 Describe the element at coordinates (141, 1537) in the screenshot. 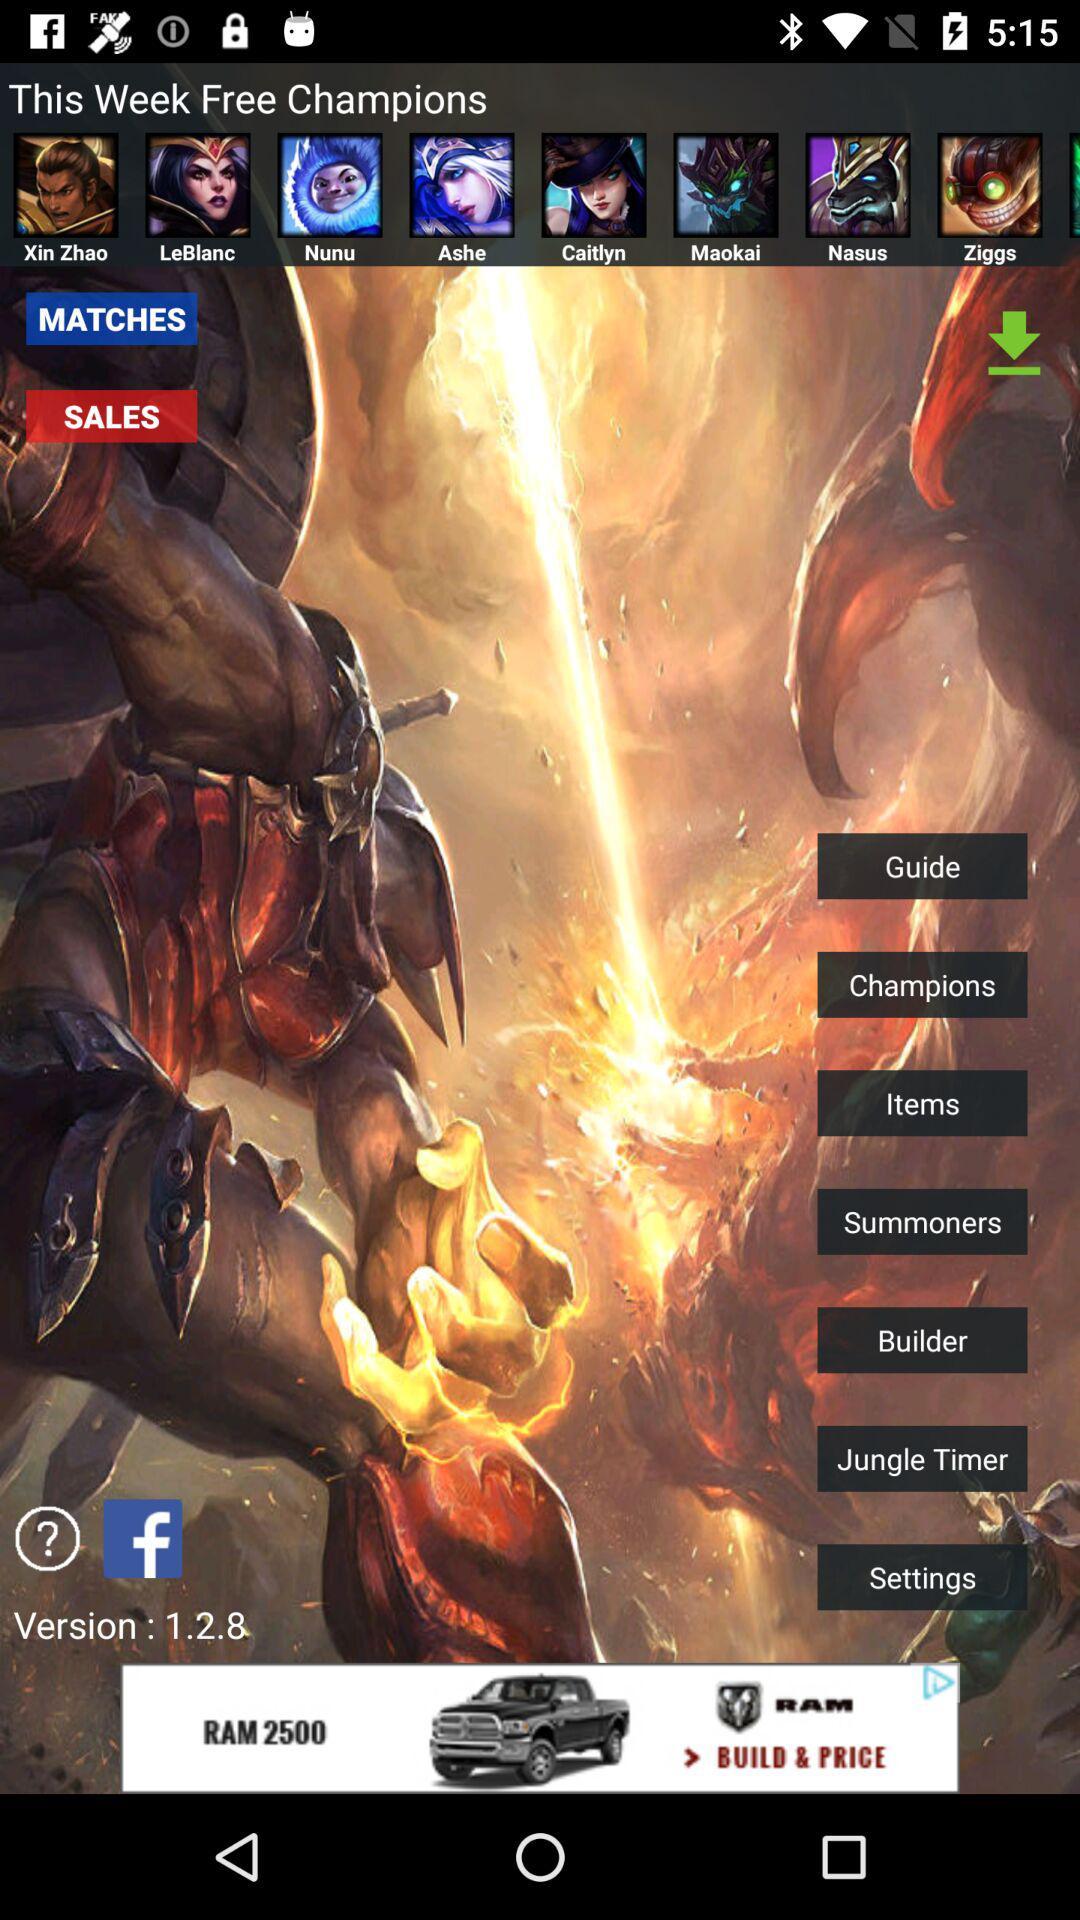

I see `share the article` at that location.